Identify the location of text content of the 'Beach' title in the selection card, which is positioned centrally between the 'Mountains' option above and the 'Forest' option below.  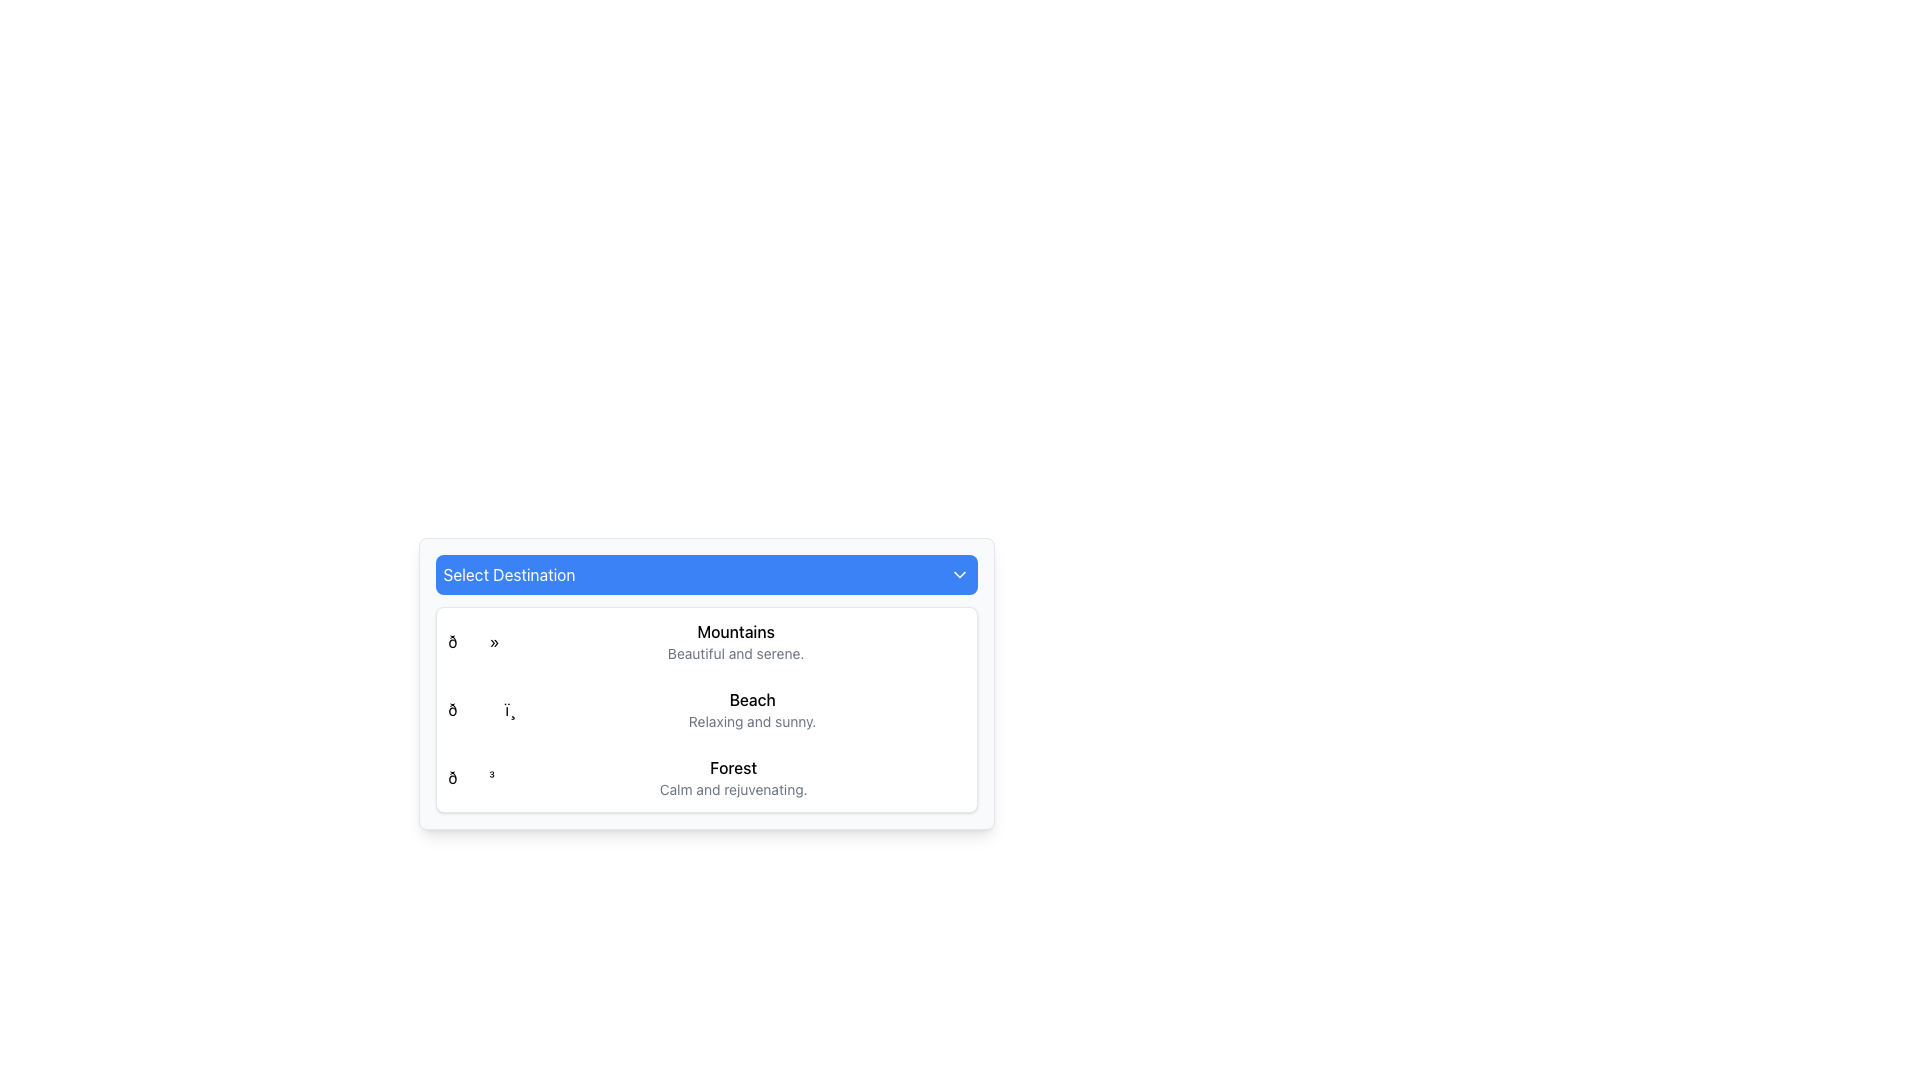
(751, 698).